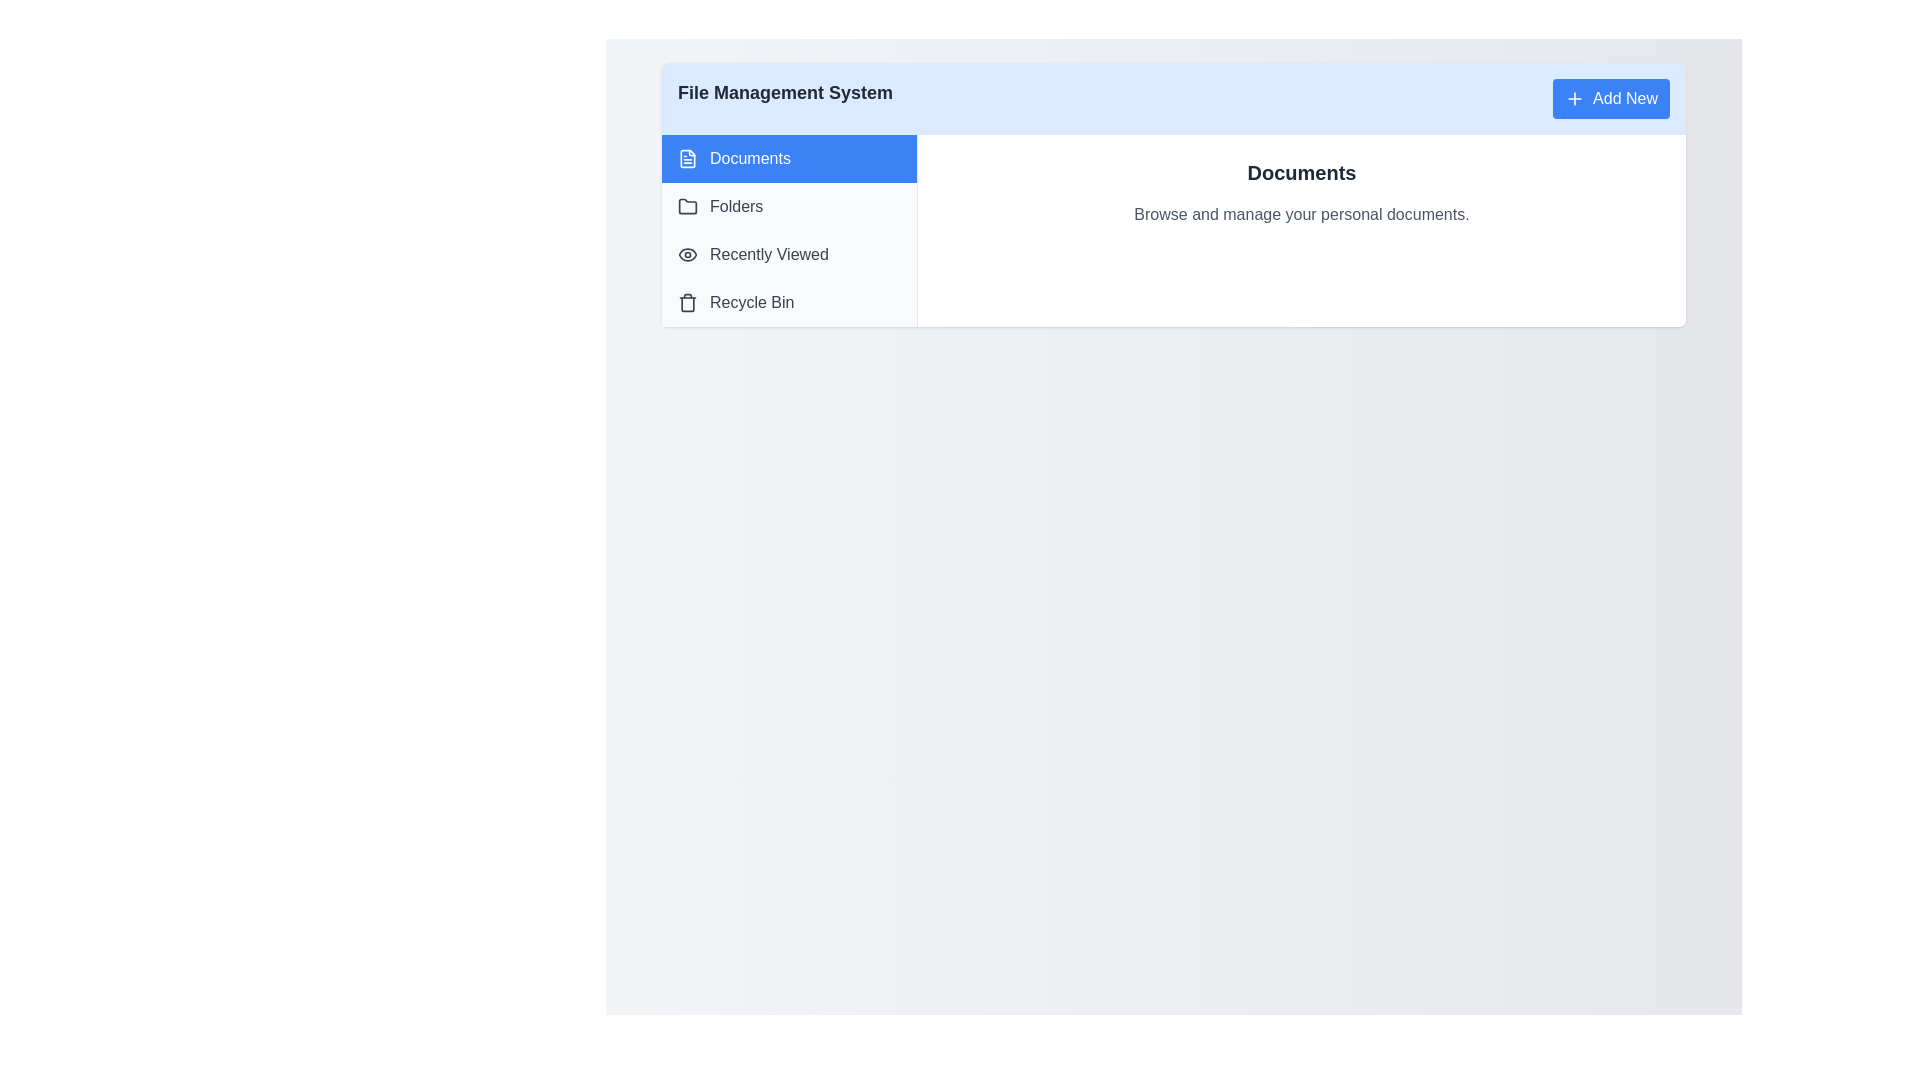 This screenshot has height=1080, width=1920. Describe the element at coordinates (1611, 99) in the screenshot. I see `the blue button with rounded corners labeled 'Add New' to interact` at that location.